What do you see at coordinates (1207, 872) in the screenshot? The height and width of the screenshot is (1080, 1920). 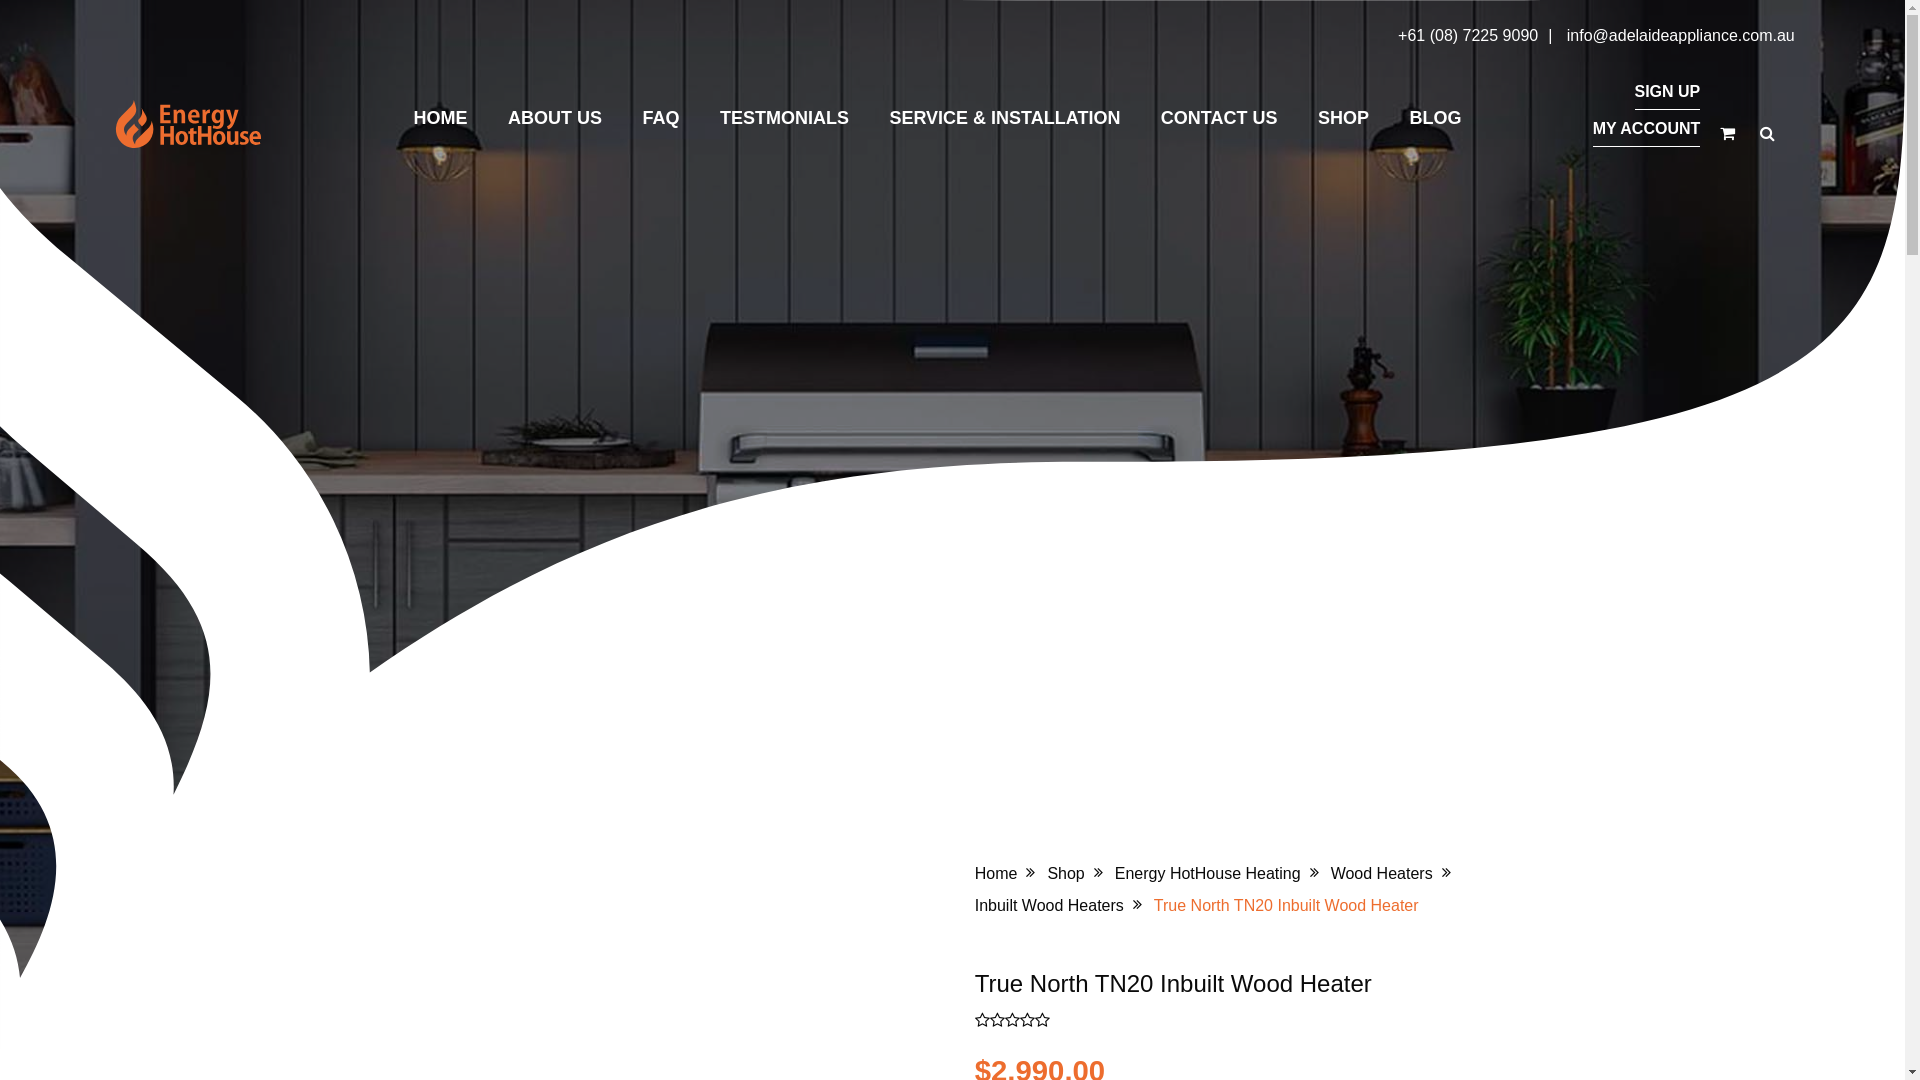 I see `'Energy HotHouse Heating'` at bounding box center [1207, 872].